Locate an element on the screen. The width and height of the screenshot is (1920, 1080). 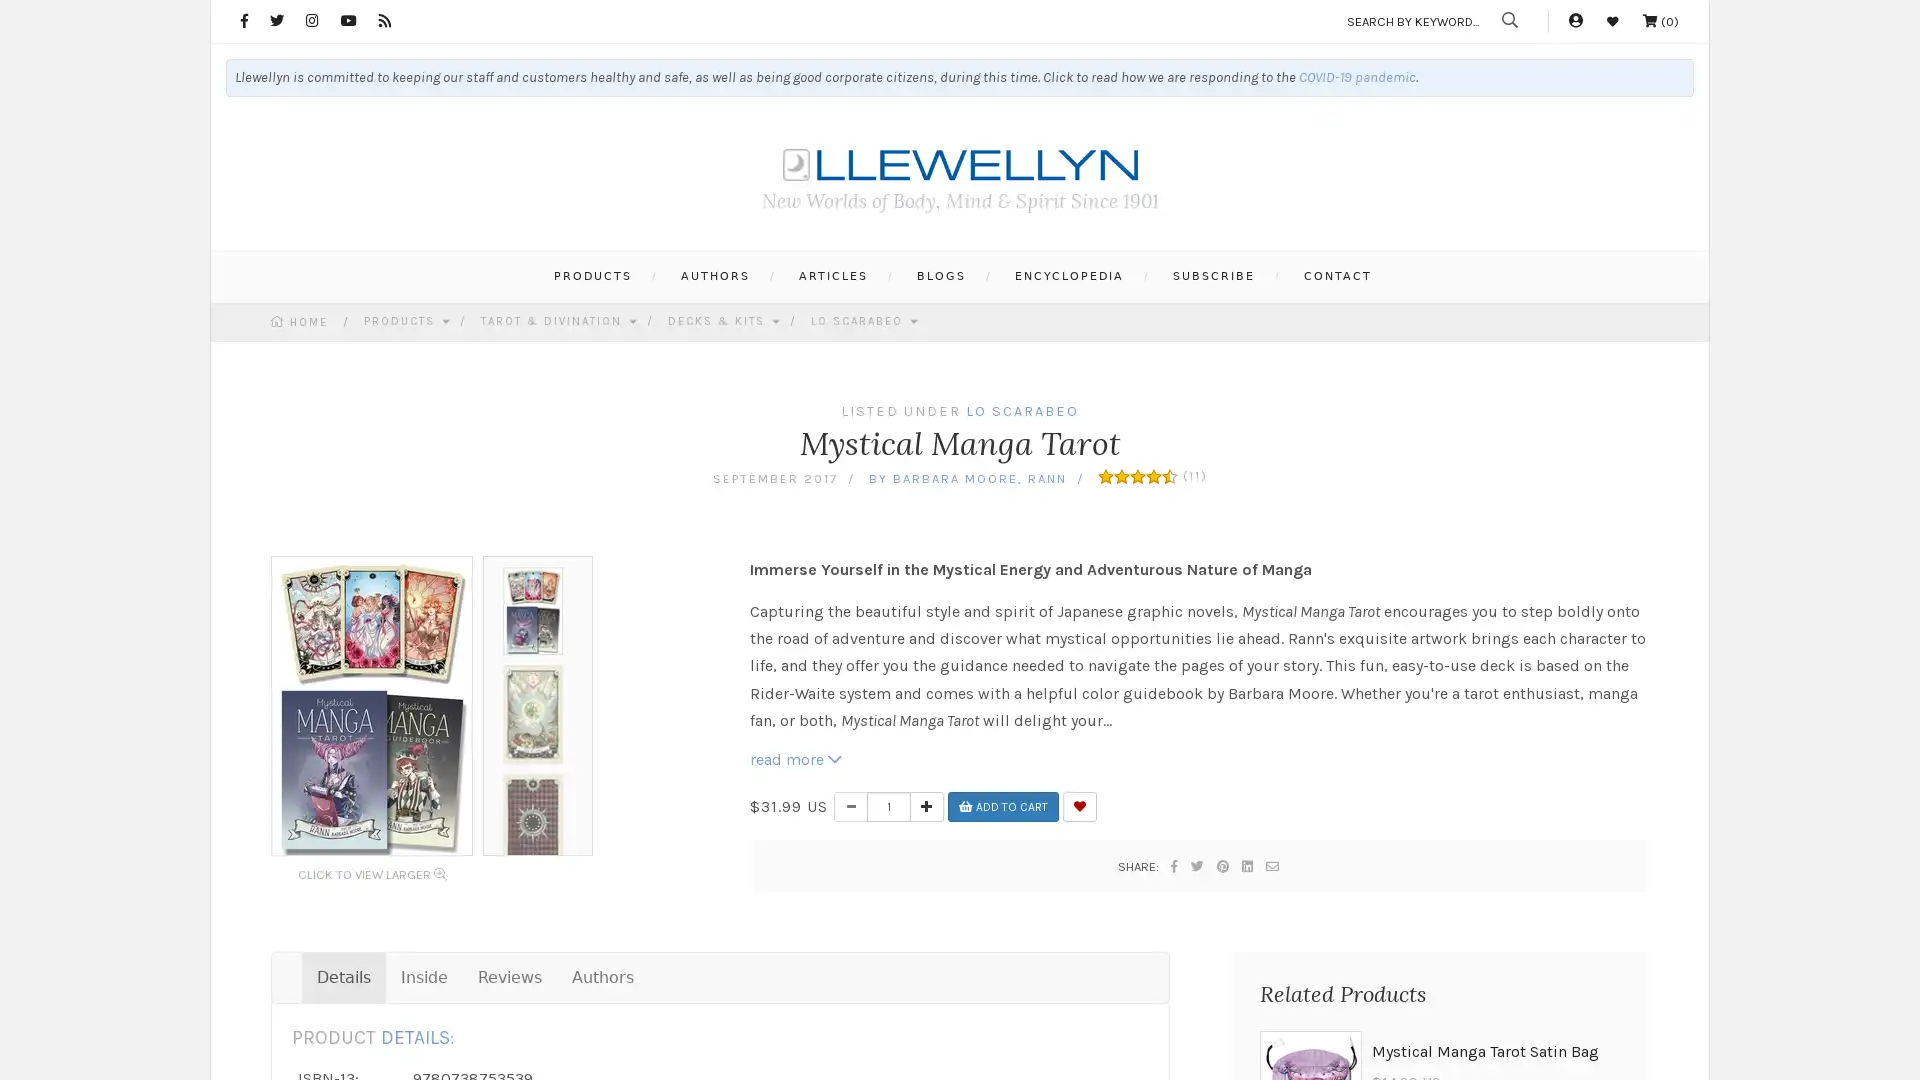
ADD TO CART is located at coordinates (1003, 805).